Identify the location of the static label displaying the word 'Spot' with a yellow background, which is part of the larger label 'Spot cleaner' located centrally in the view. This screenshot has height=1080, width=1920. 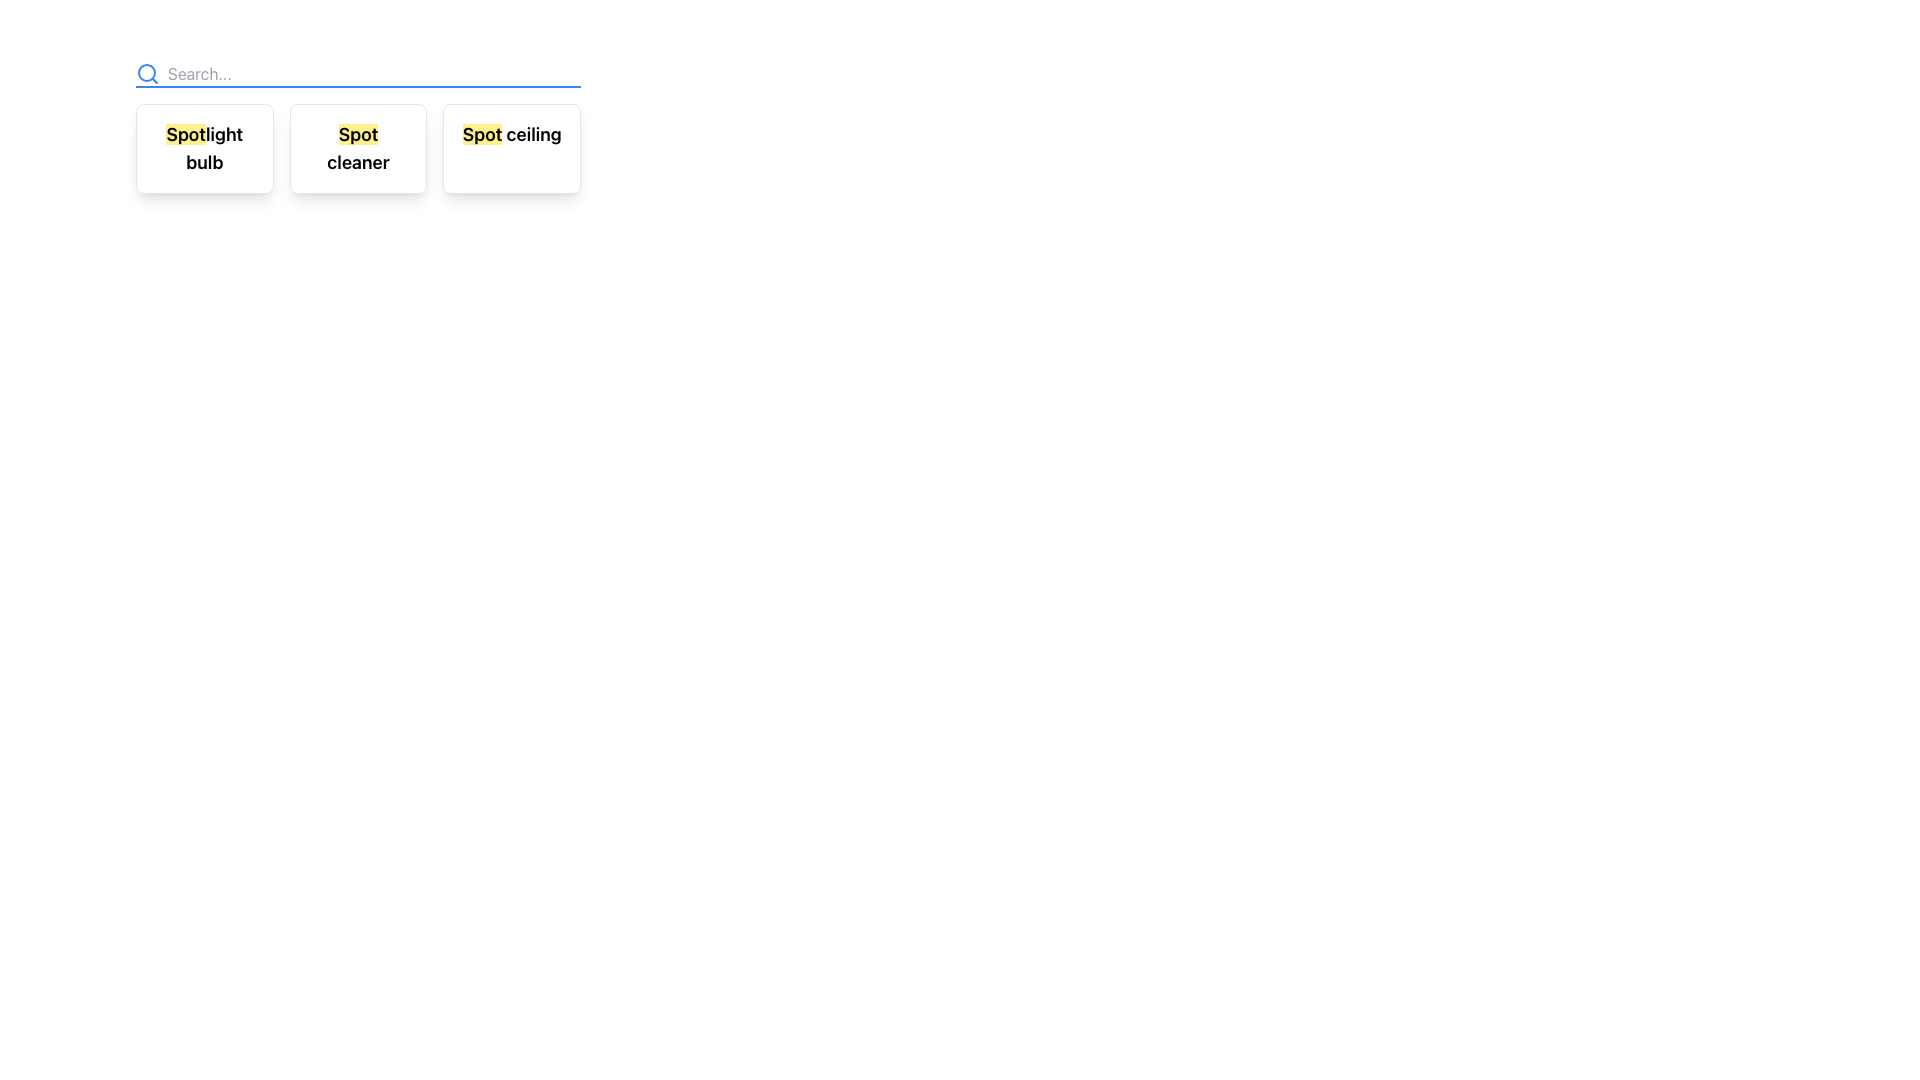
(358, 134).